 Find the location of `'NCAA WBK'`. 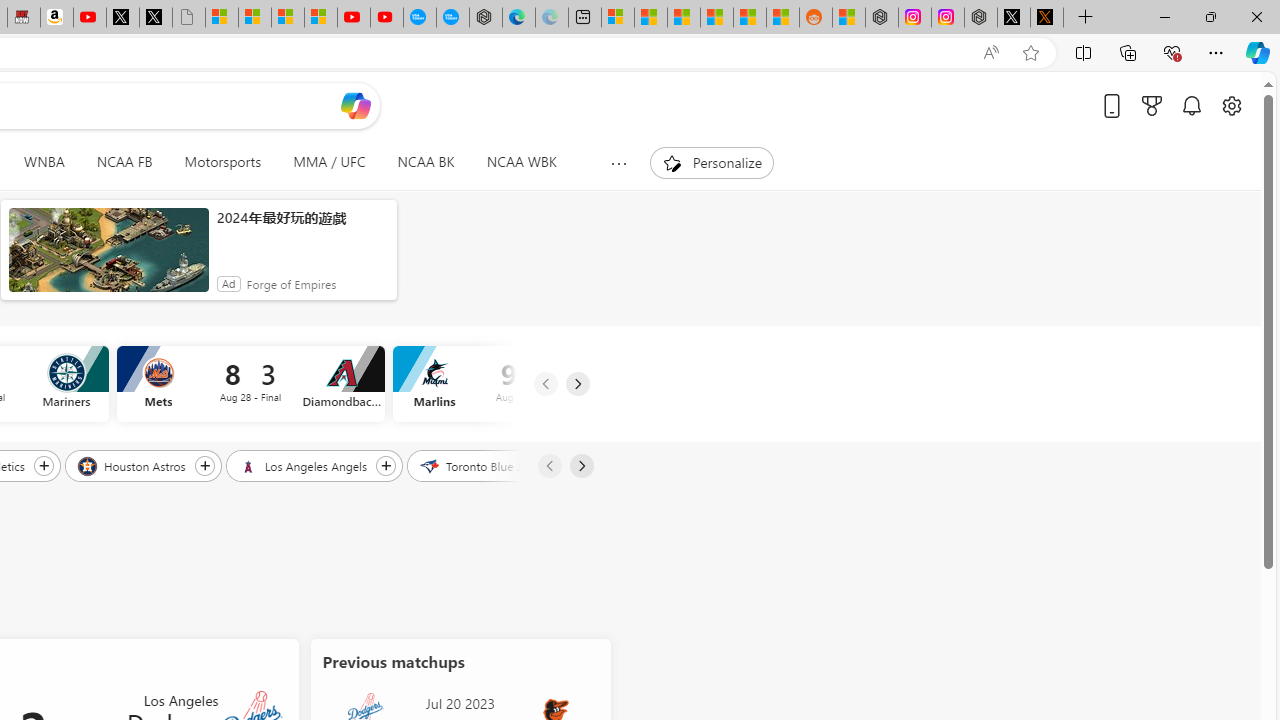

'NCAA WBK' is located at coordinates (521, 162).